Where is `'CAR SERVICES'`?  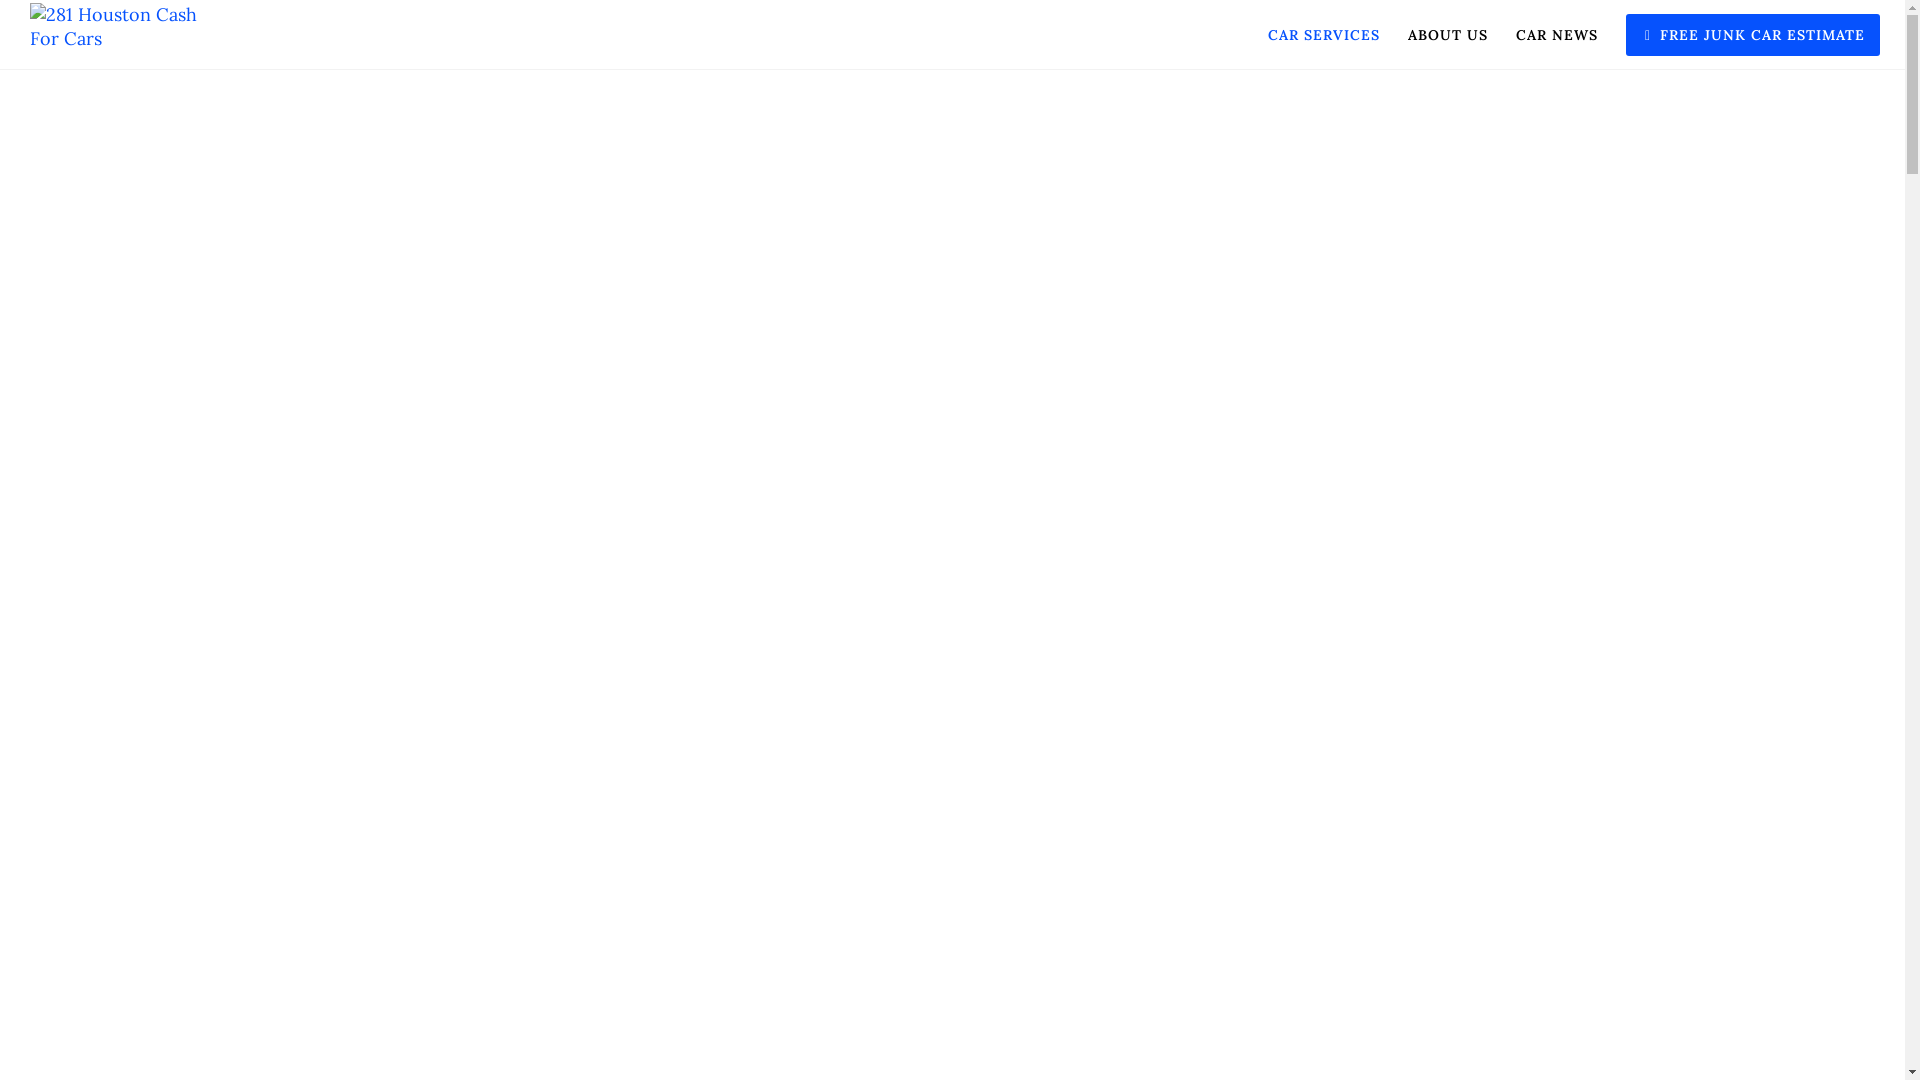 'CAR SERVICES' is located at coordinates (1310, 34).